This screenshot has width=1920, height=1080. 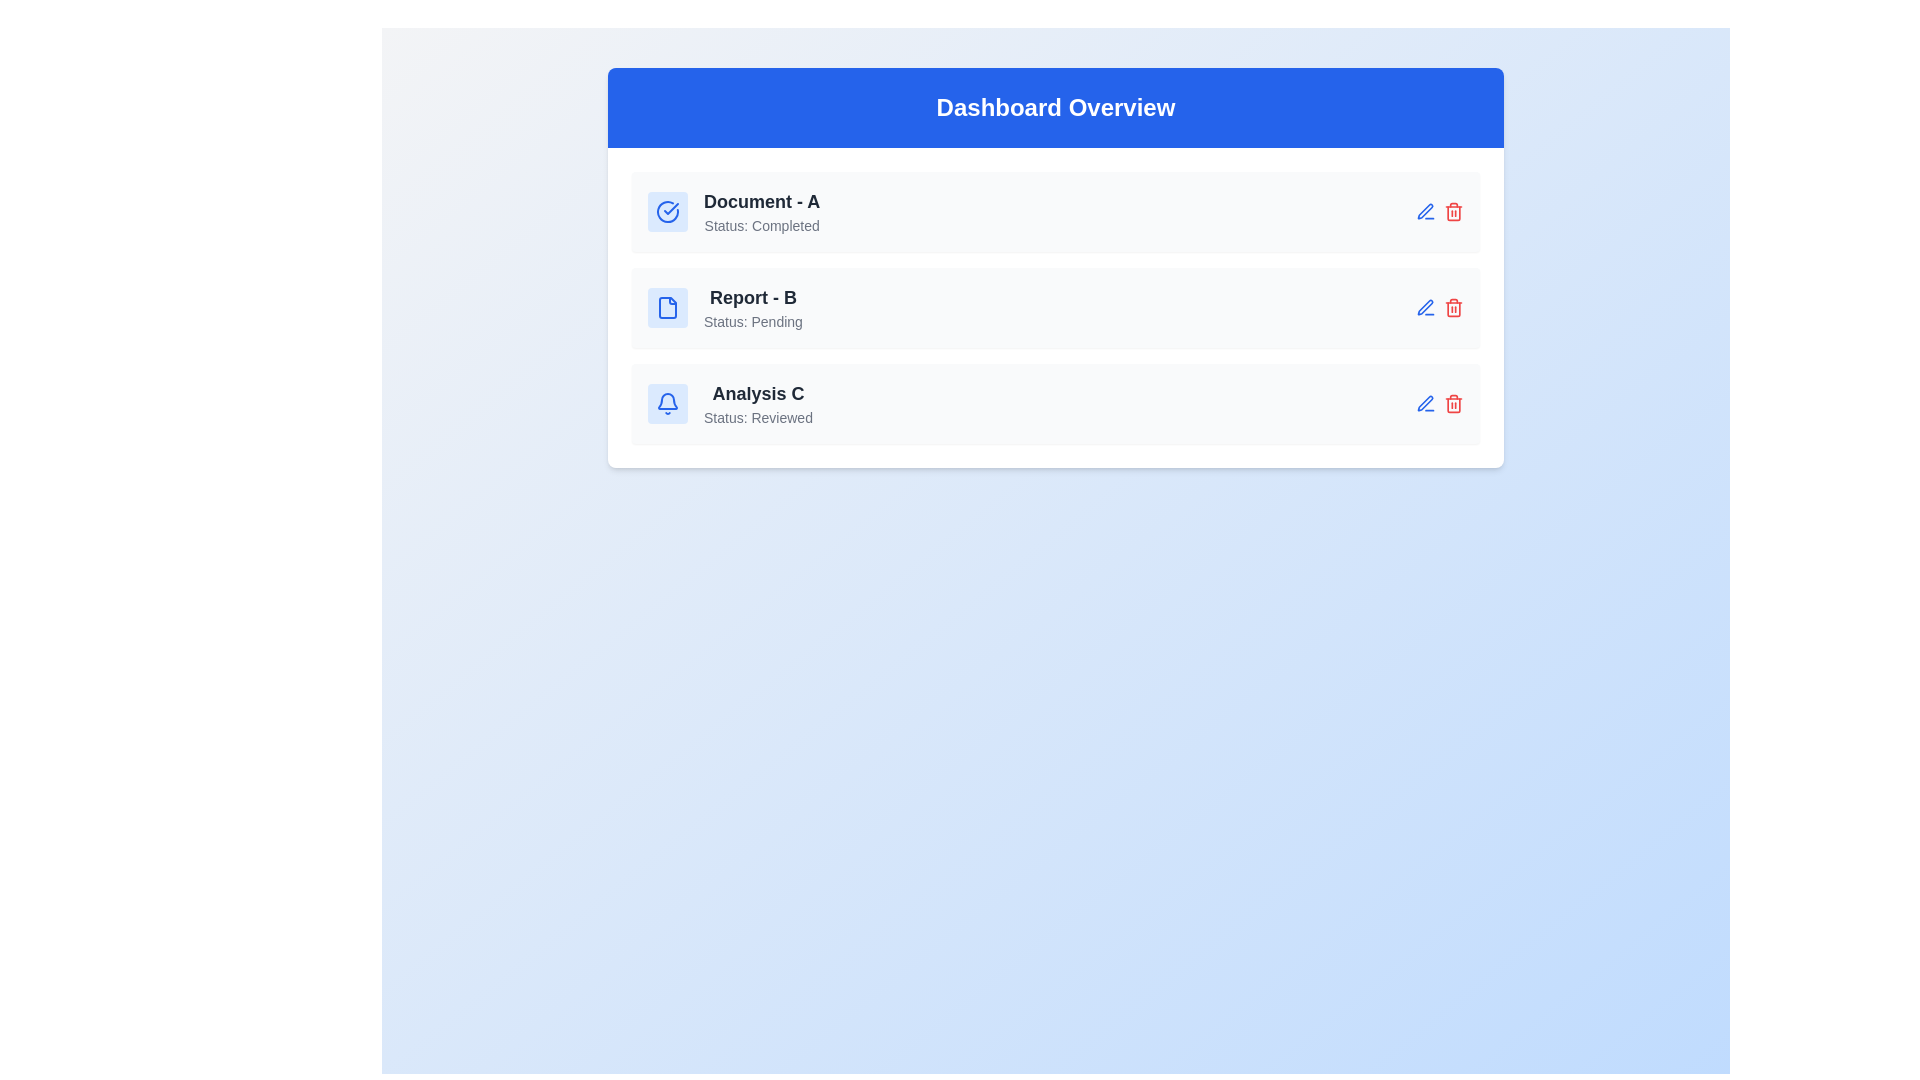 I want to click on the Text Label that displays the completion status of the associated document, located beneath the 'Document - A' label in a vertically stacked list within a card layout, so click(x=761, y=225).